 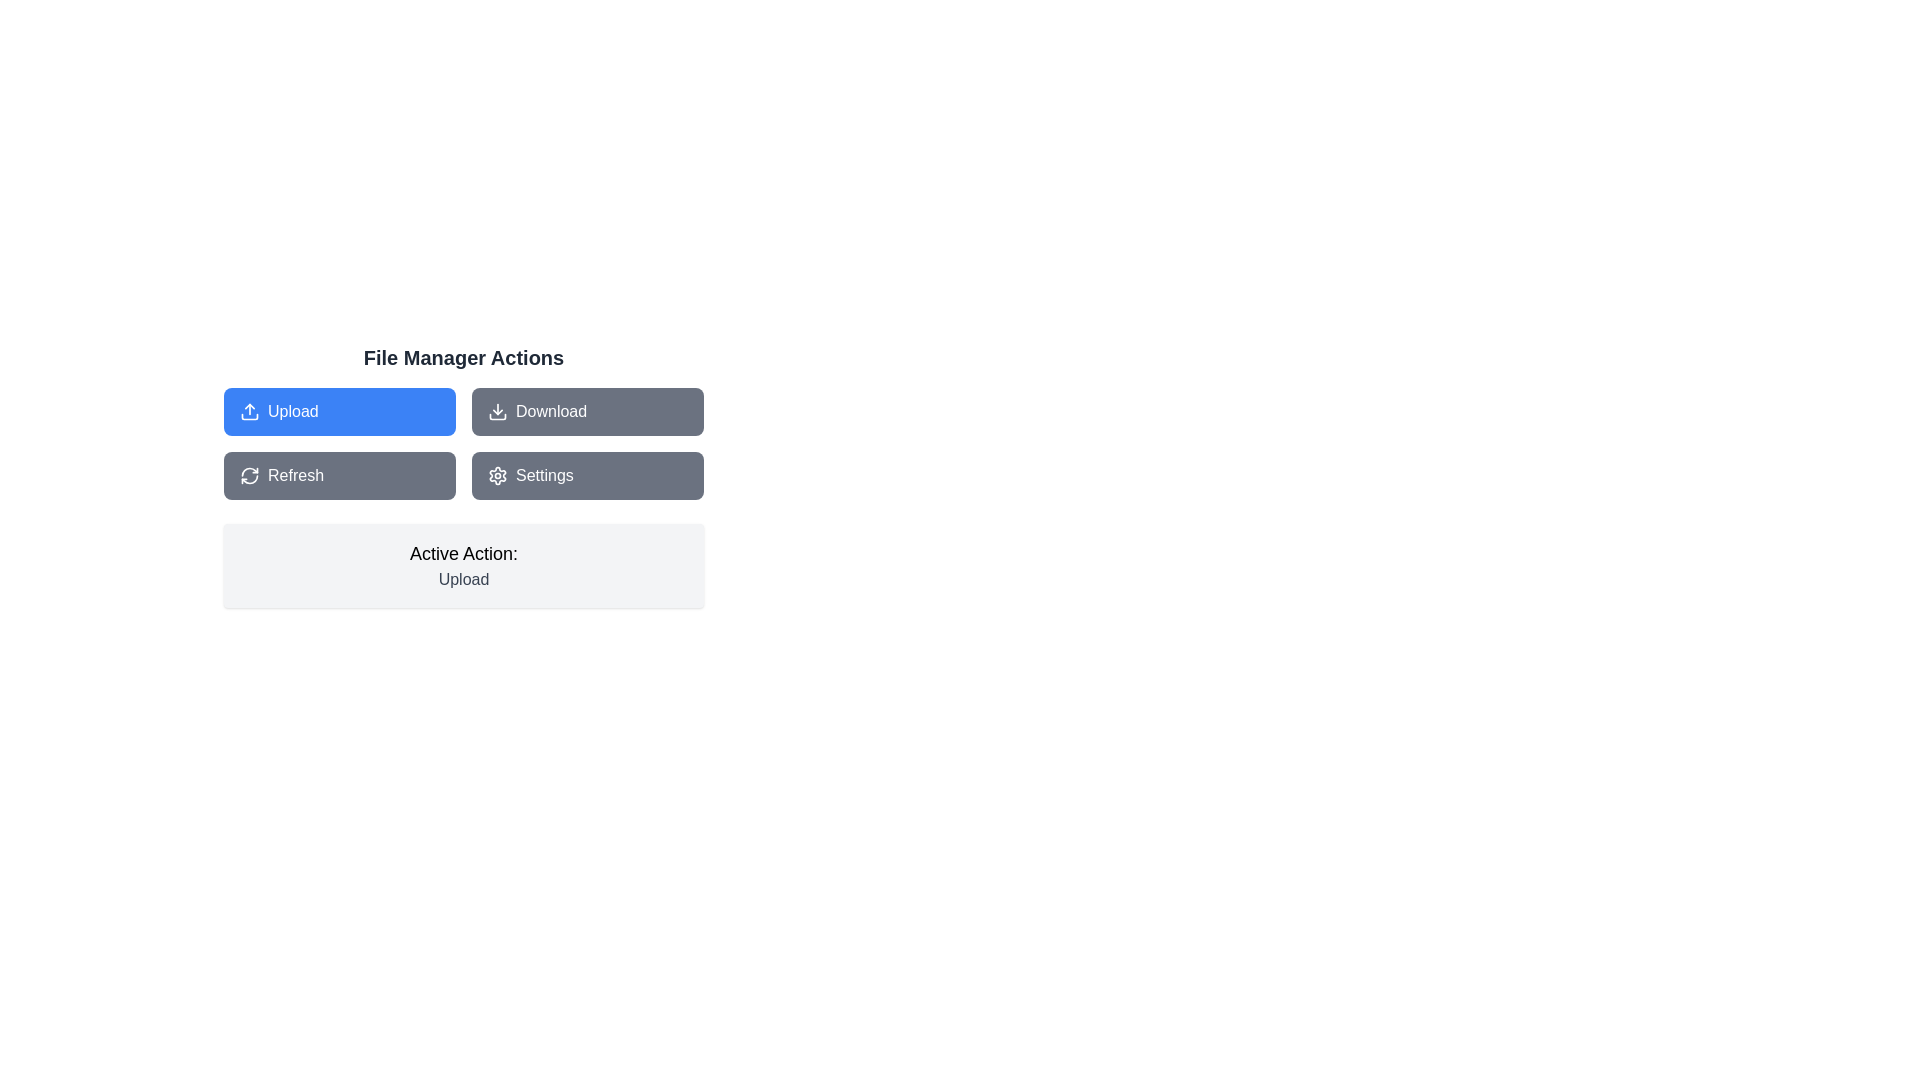 I want to click on the 'Download' text label, which is located within the second button of a 2x2 grid of buttons, featuring a white font on a grey background with rounded corners, so click(x=551, y=411).